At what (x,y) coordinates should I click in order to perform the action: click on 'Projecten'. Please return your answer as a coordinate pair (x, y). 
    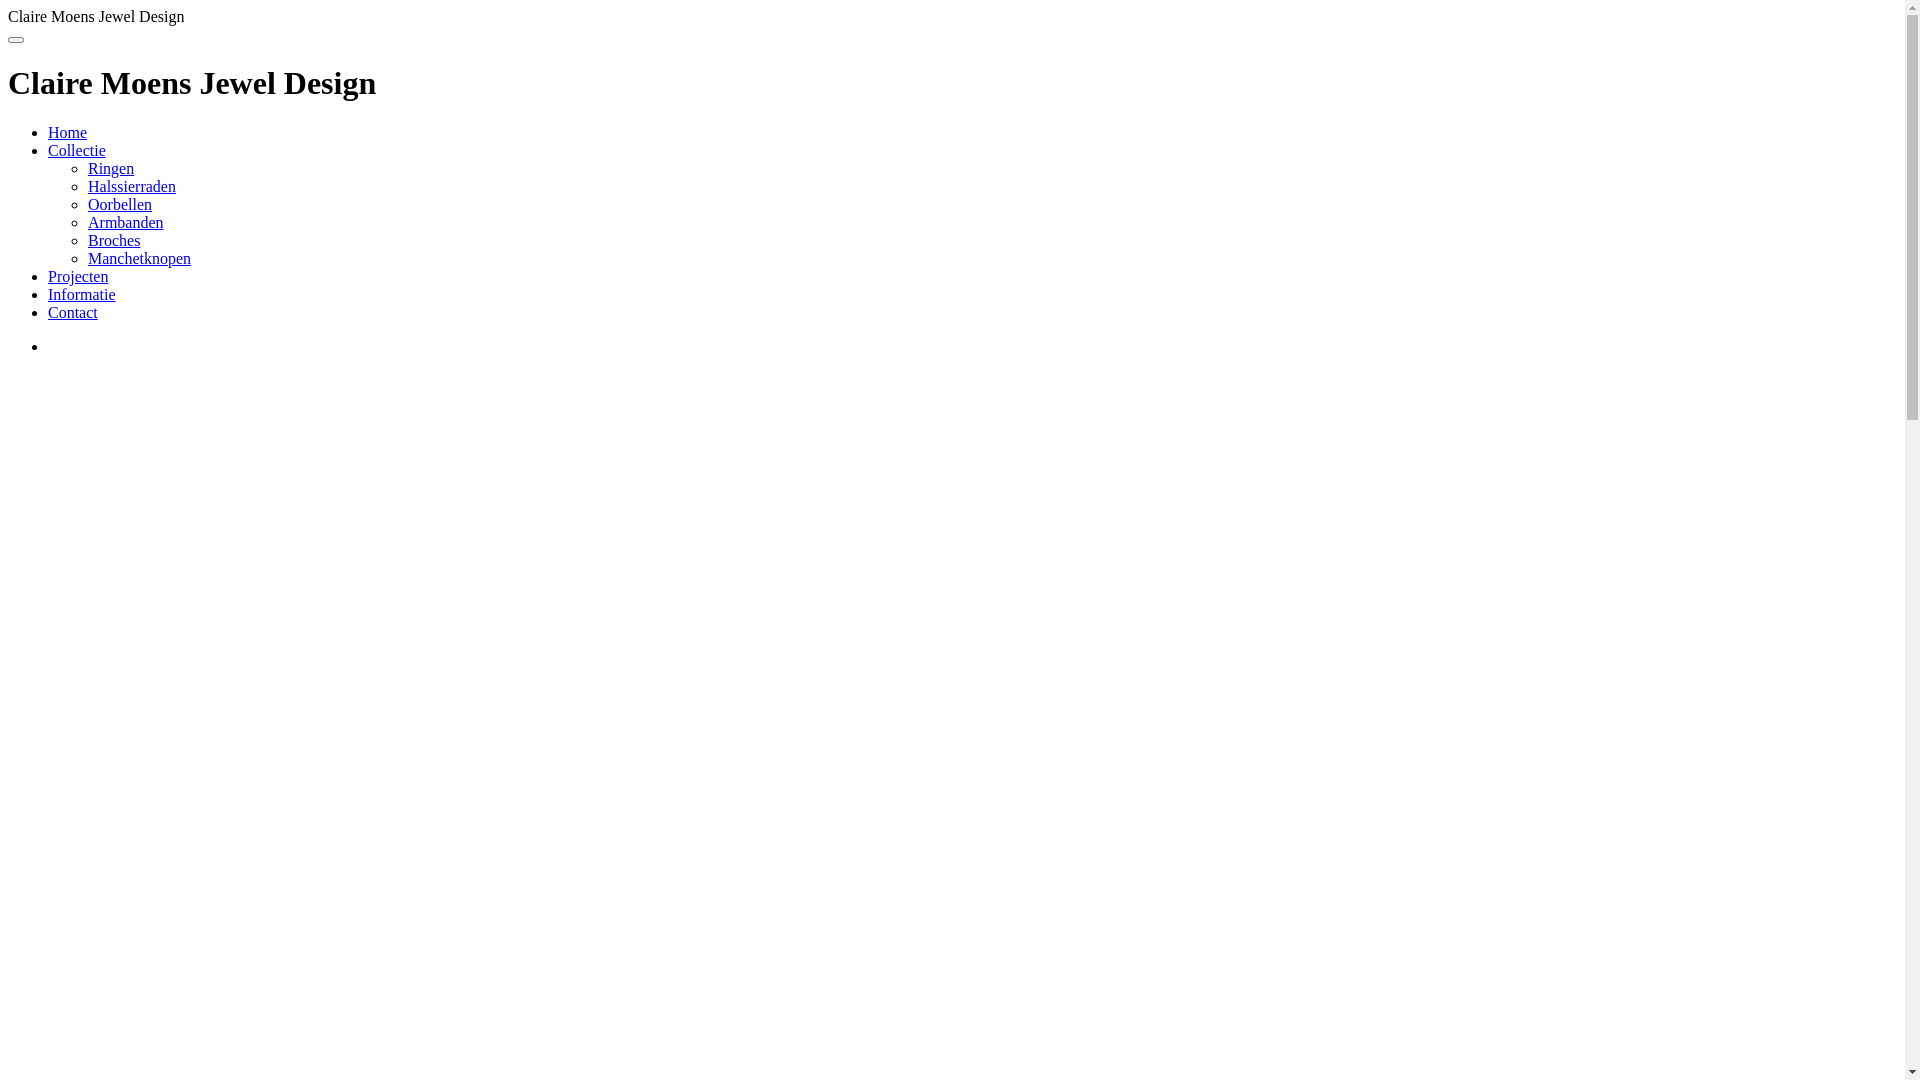
    Looking at the image, I should click on (48, 276).